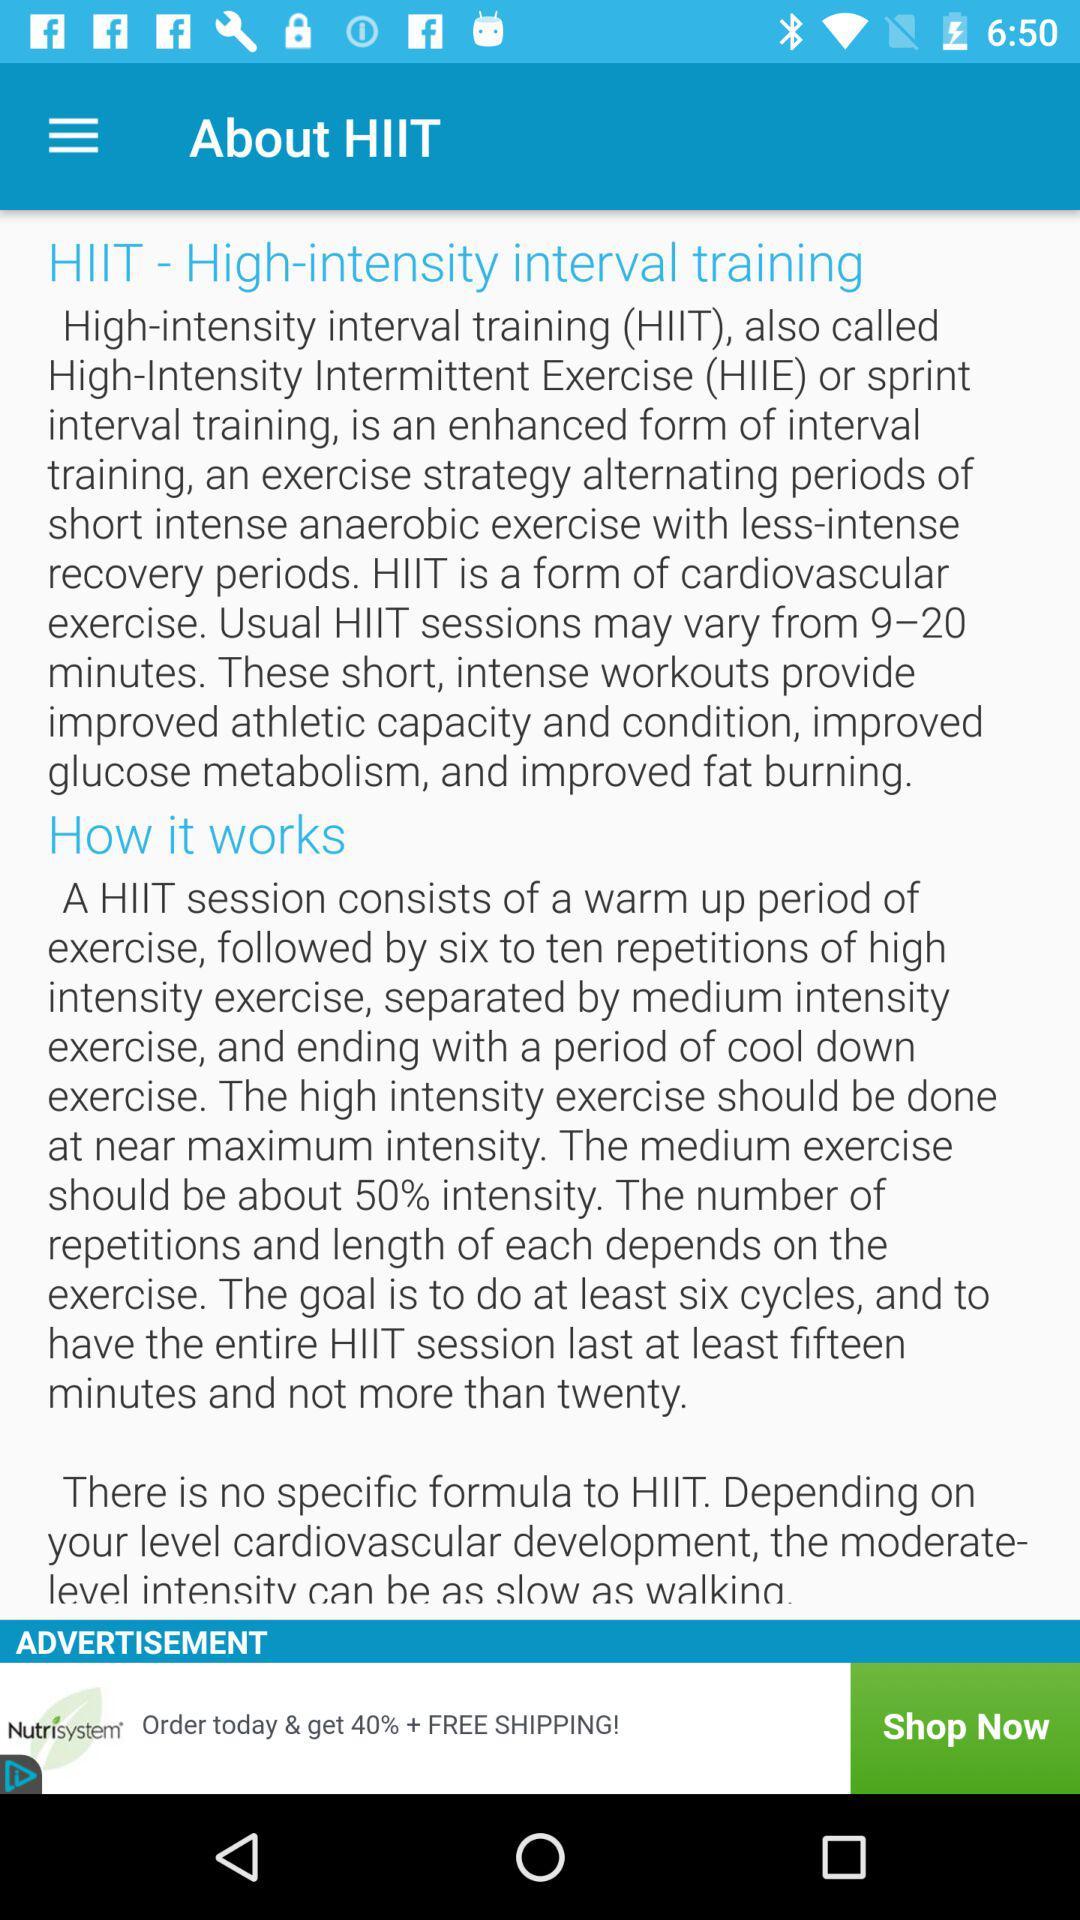 The width and height of the screenshot is (1080, 1920). What do you see at coordinates (540, 1727) in the screenshot?
I see `shop now` at bounding box center [540, 1727].